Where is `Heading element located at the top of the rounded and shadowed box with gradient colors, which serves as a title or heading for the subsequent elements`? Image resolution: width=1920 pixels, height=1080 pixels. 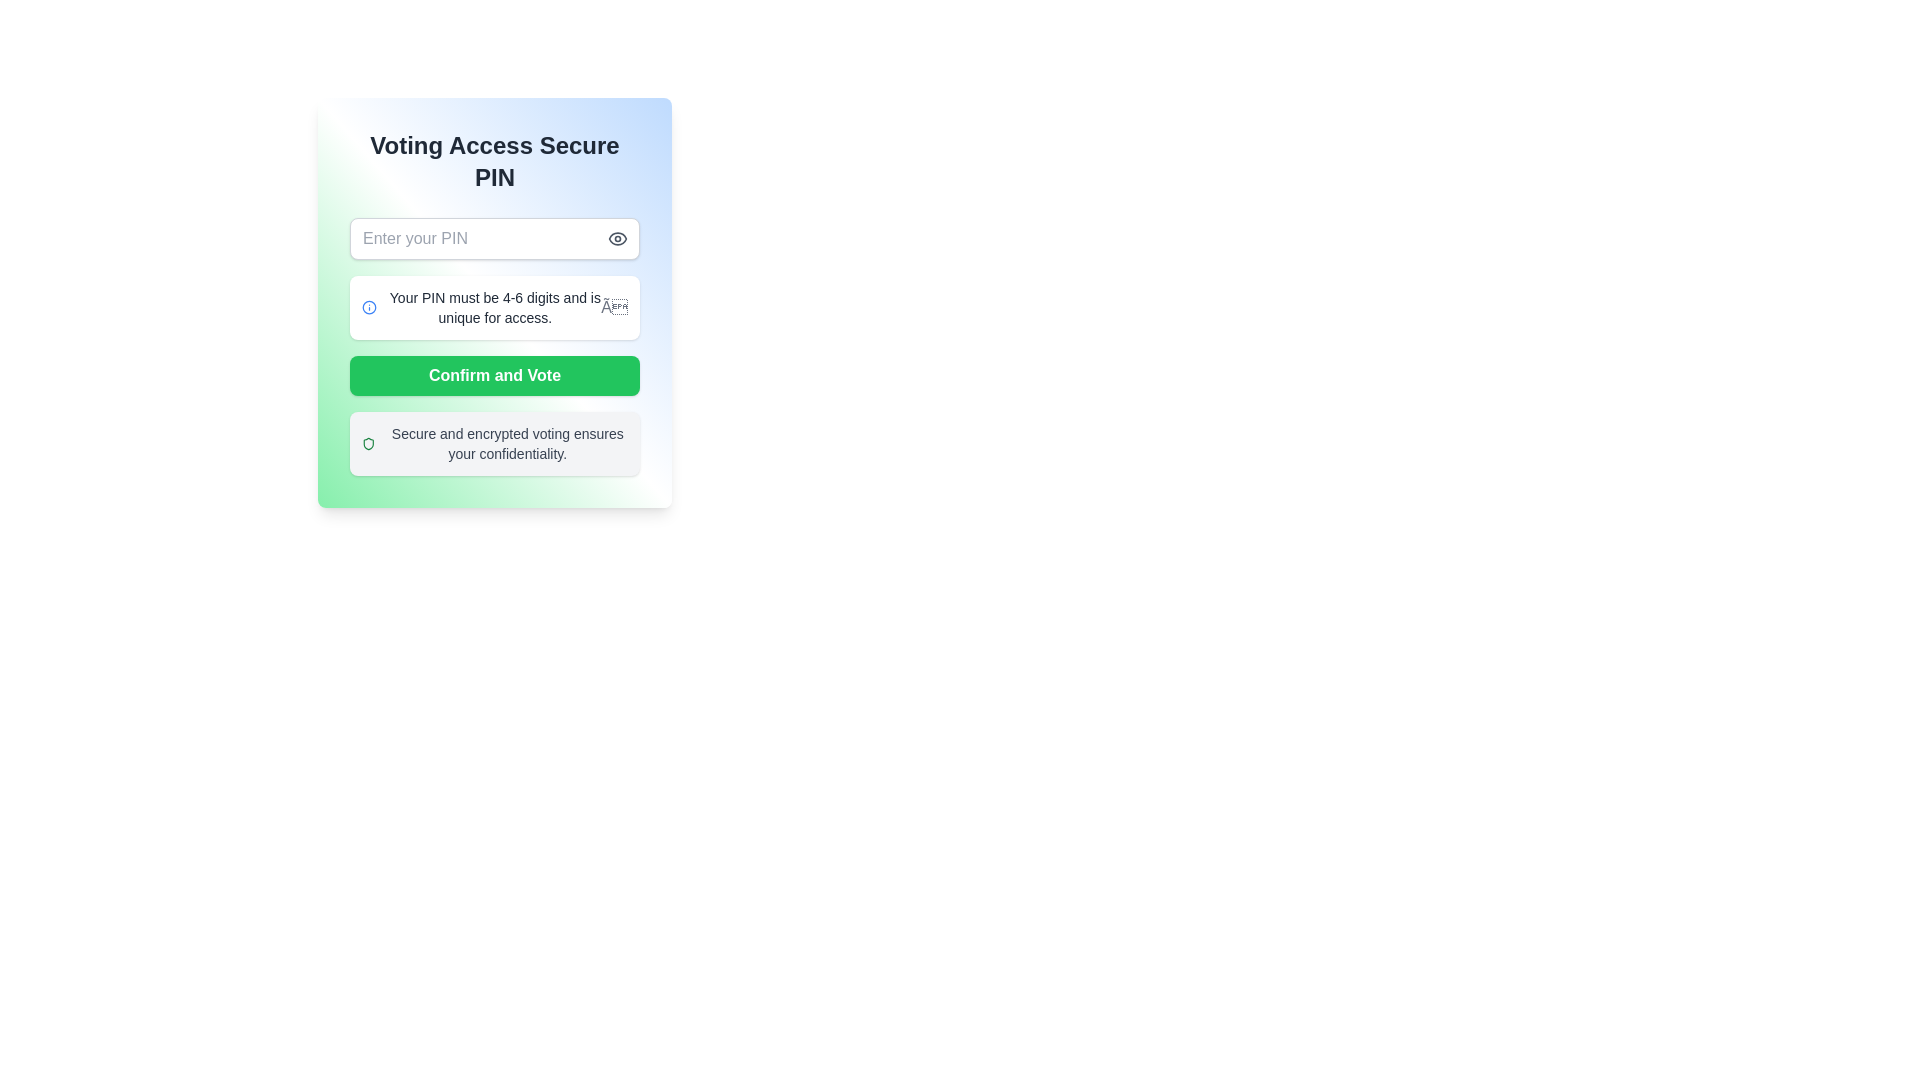
Heading element located at the top of the rounded and shadowed box with gradient colors, which serves as a title or heading for the subsequent elements is located at coordinates (494, 161).